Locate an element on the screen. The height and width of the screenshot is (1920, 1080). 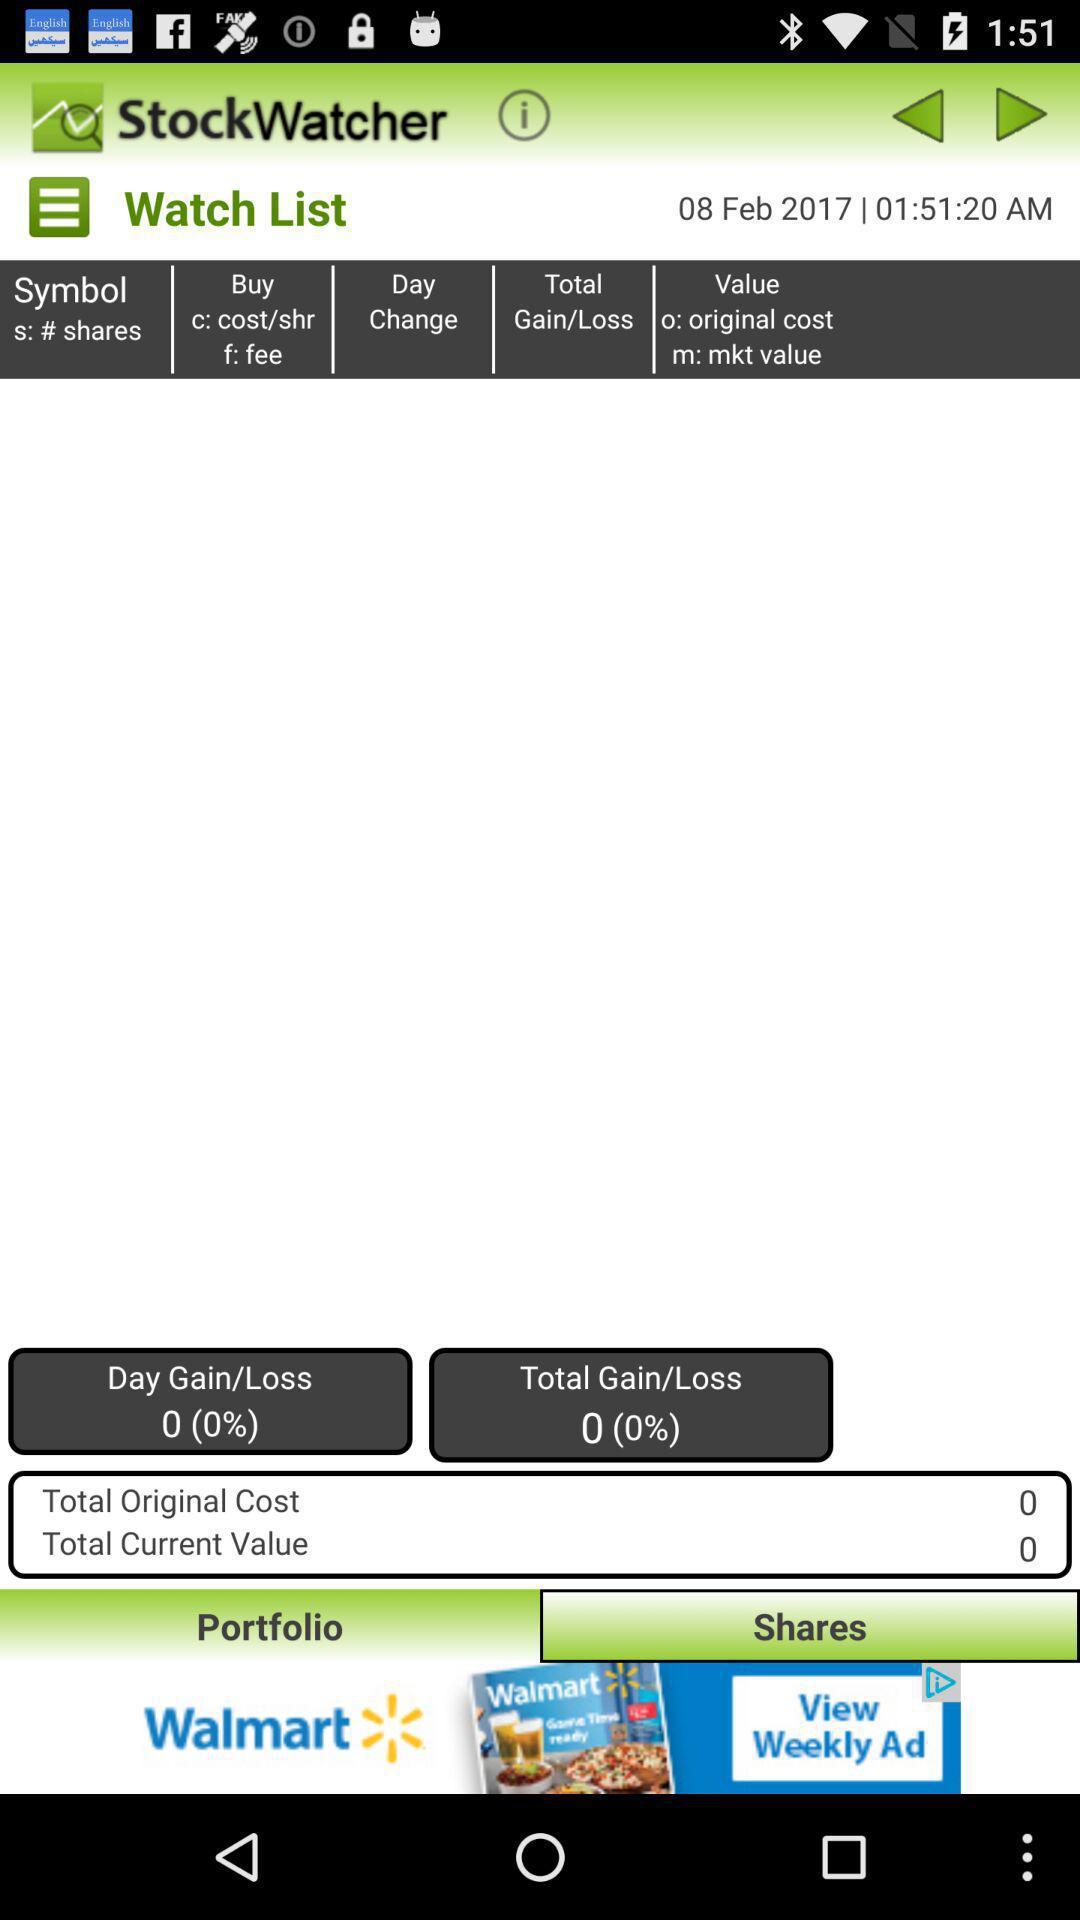
the play icon is located at coordinates (1022, 122).